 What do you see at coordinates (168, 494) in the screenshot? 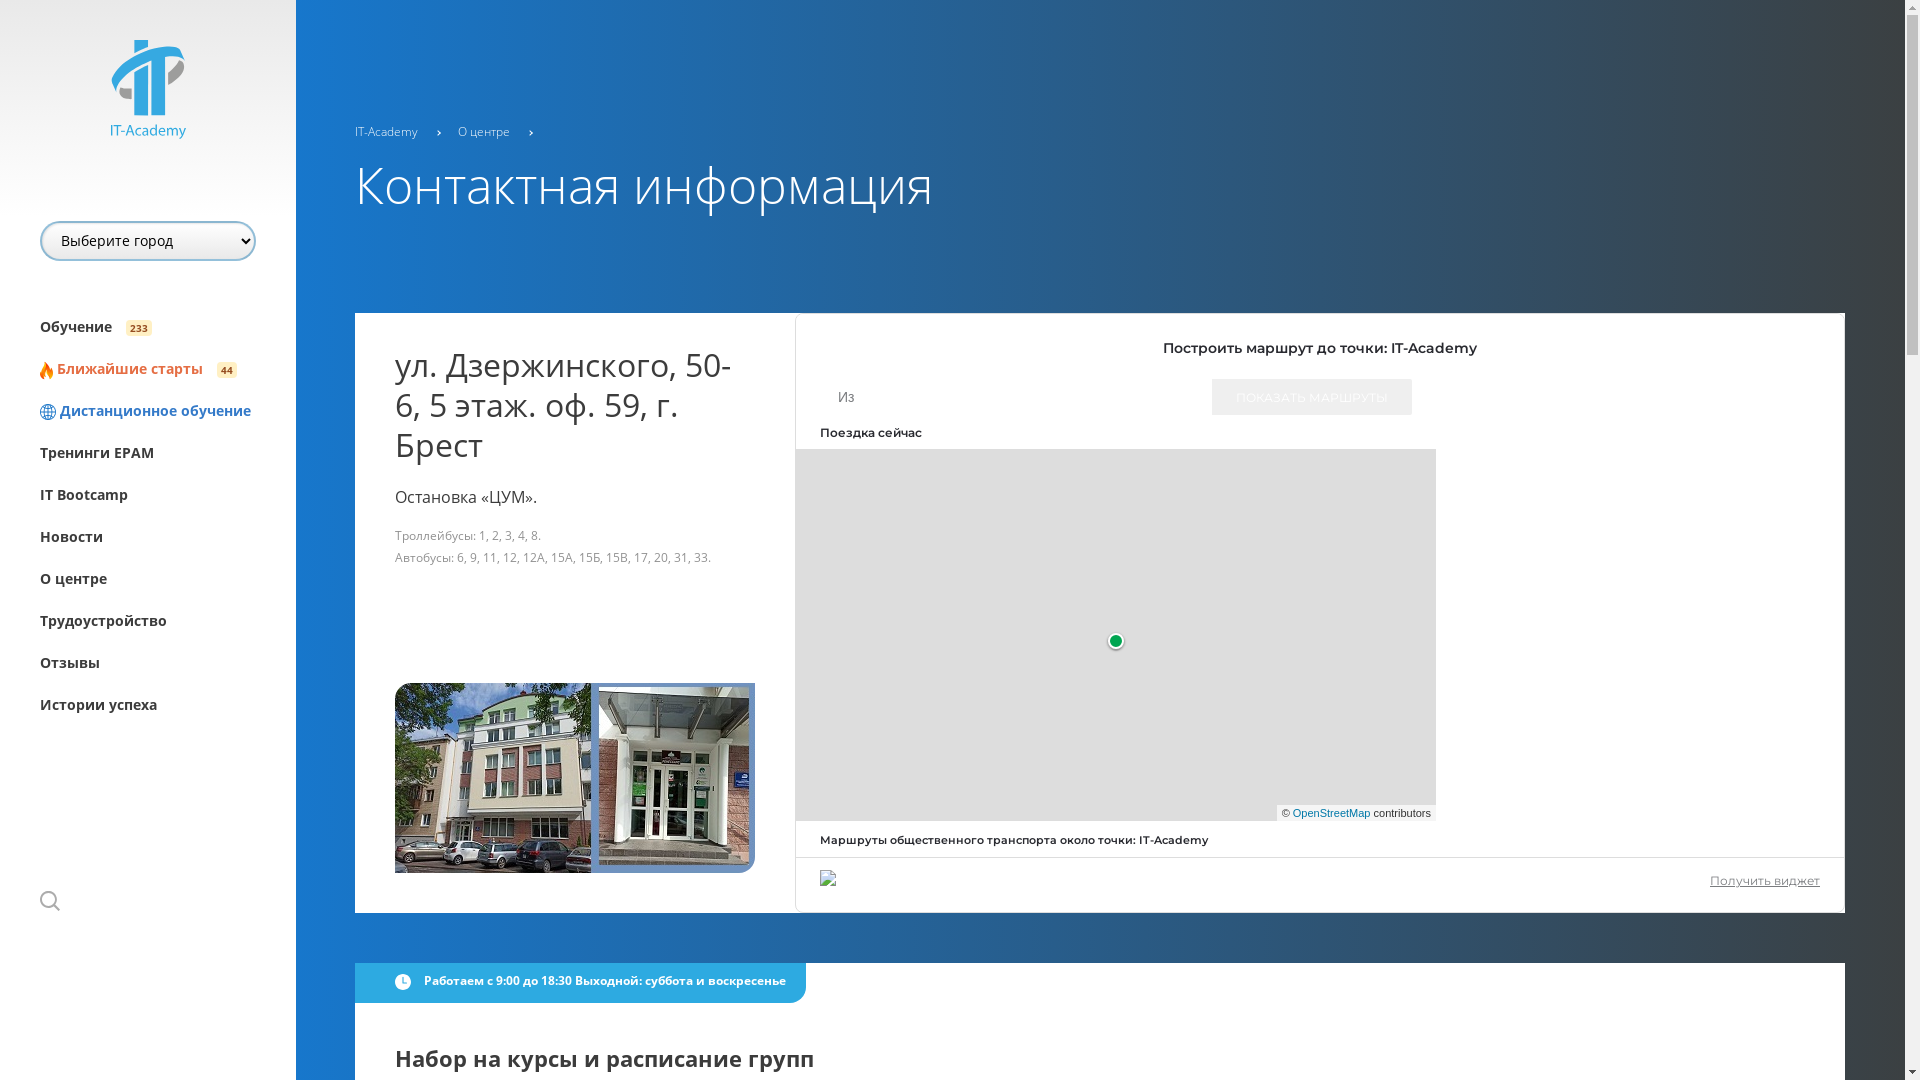
I see `'IT Bootcamp'` at bounding box center [168, 494].